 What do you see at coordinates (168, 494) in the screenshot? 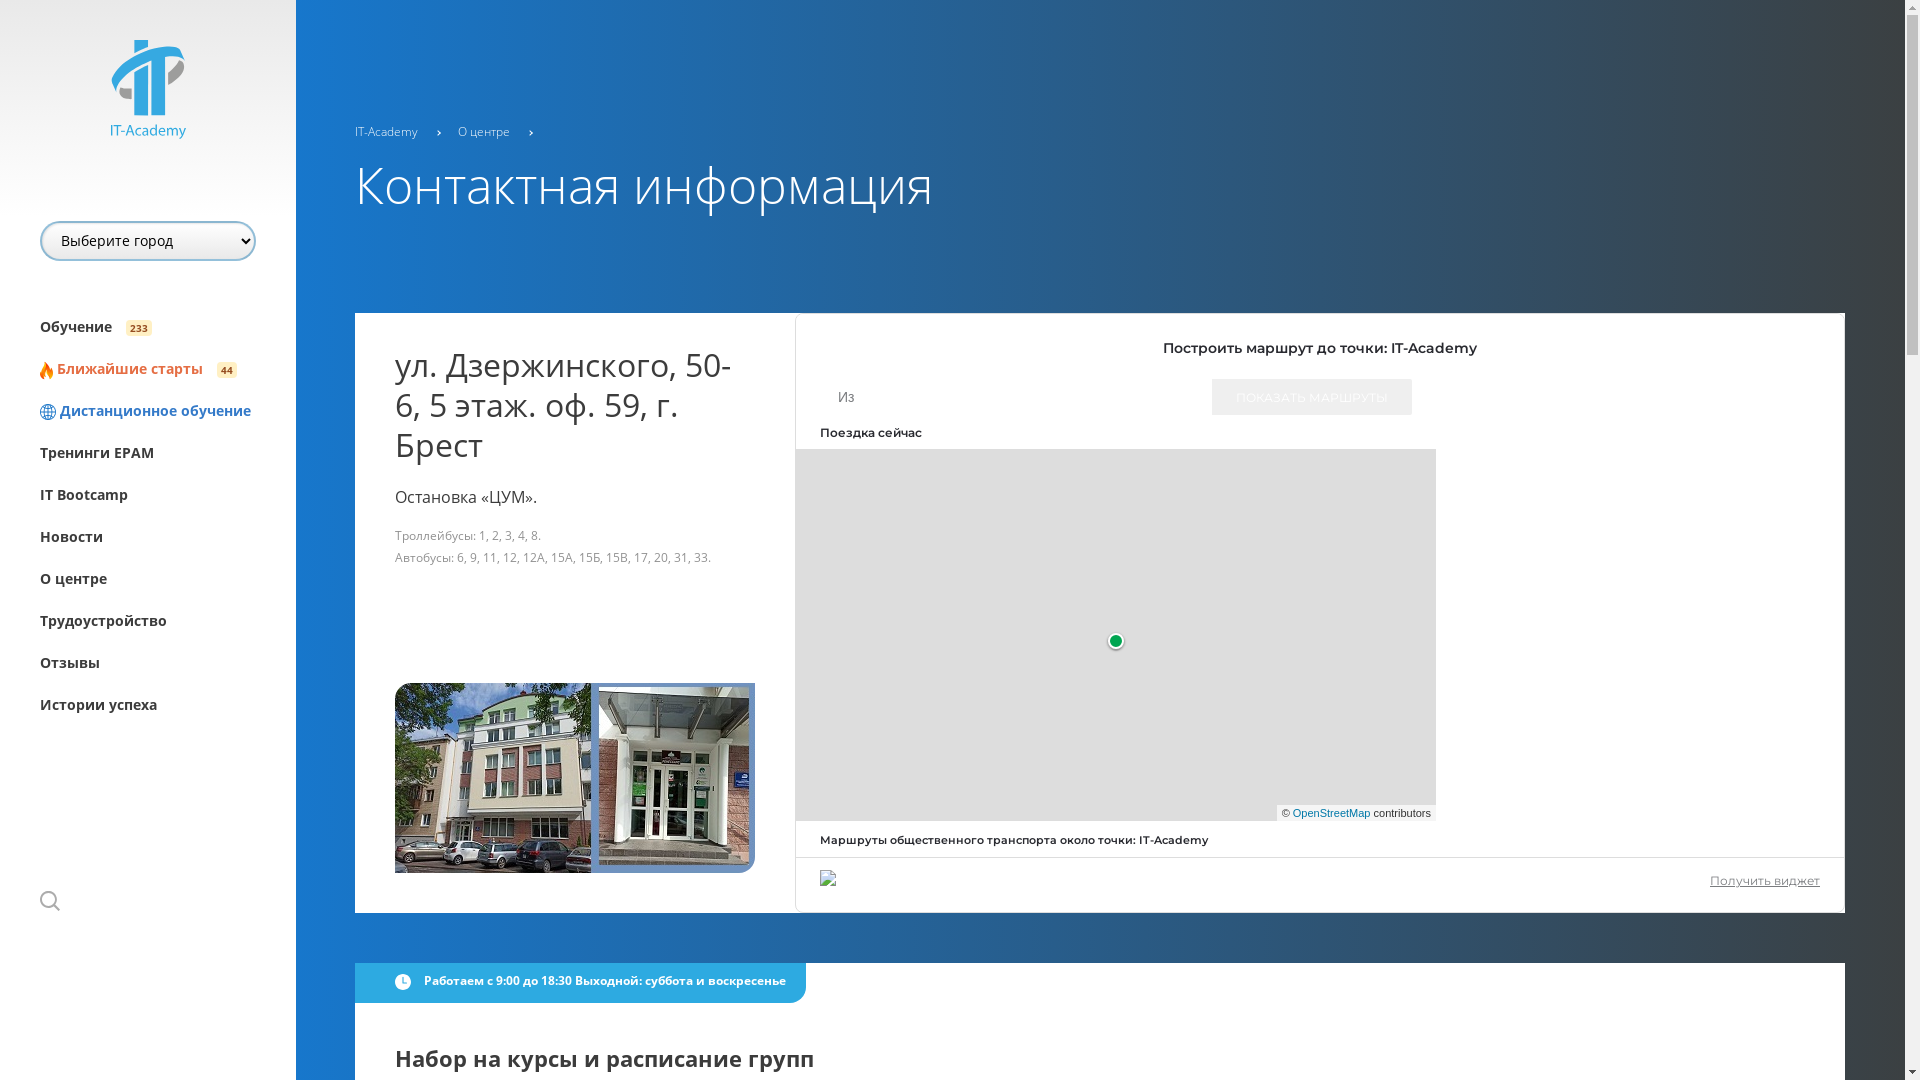
I see `'IT Bootcamp'` at bounding box center [168, 494].